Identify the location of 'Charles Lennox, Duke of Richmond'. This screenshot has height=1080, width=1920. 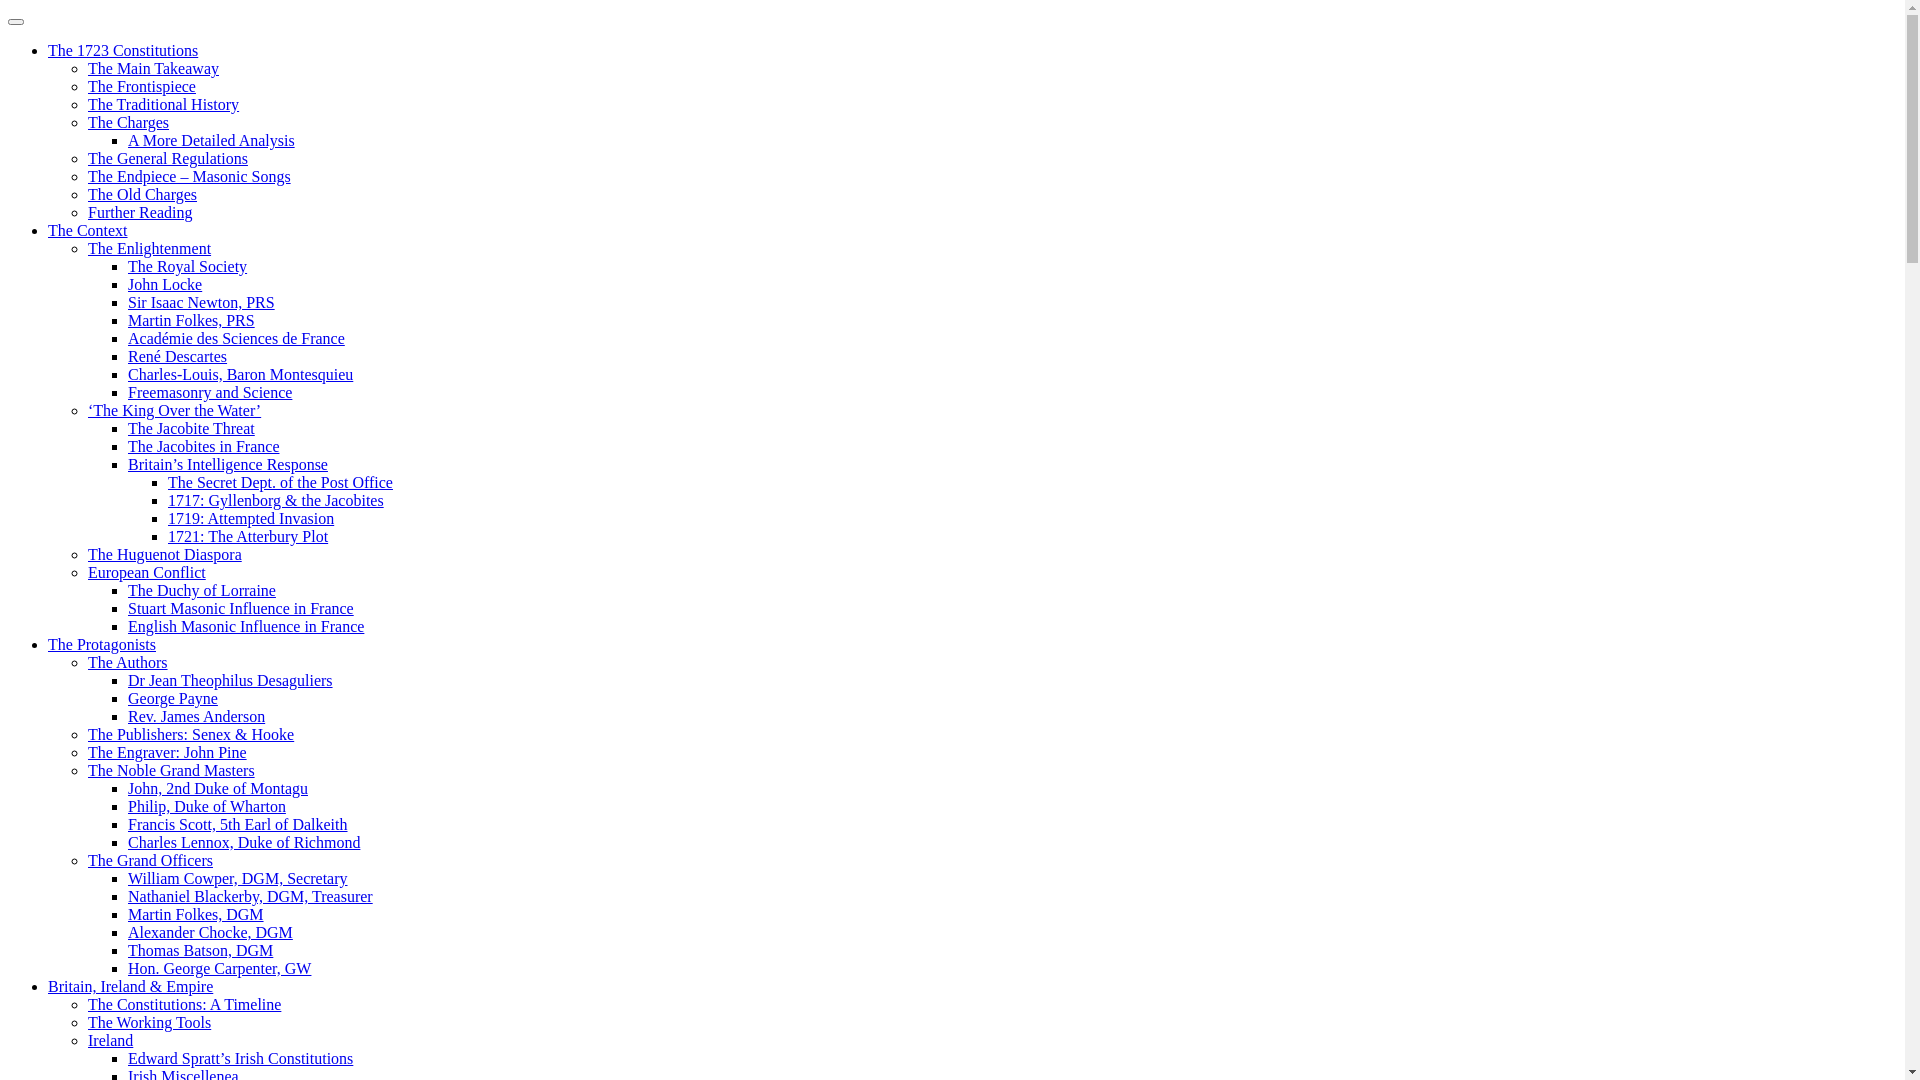
(243, 842).